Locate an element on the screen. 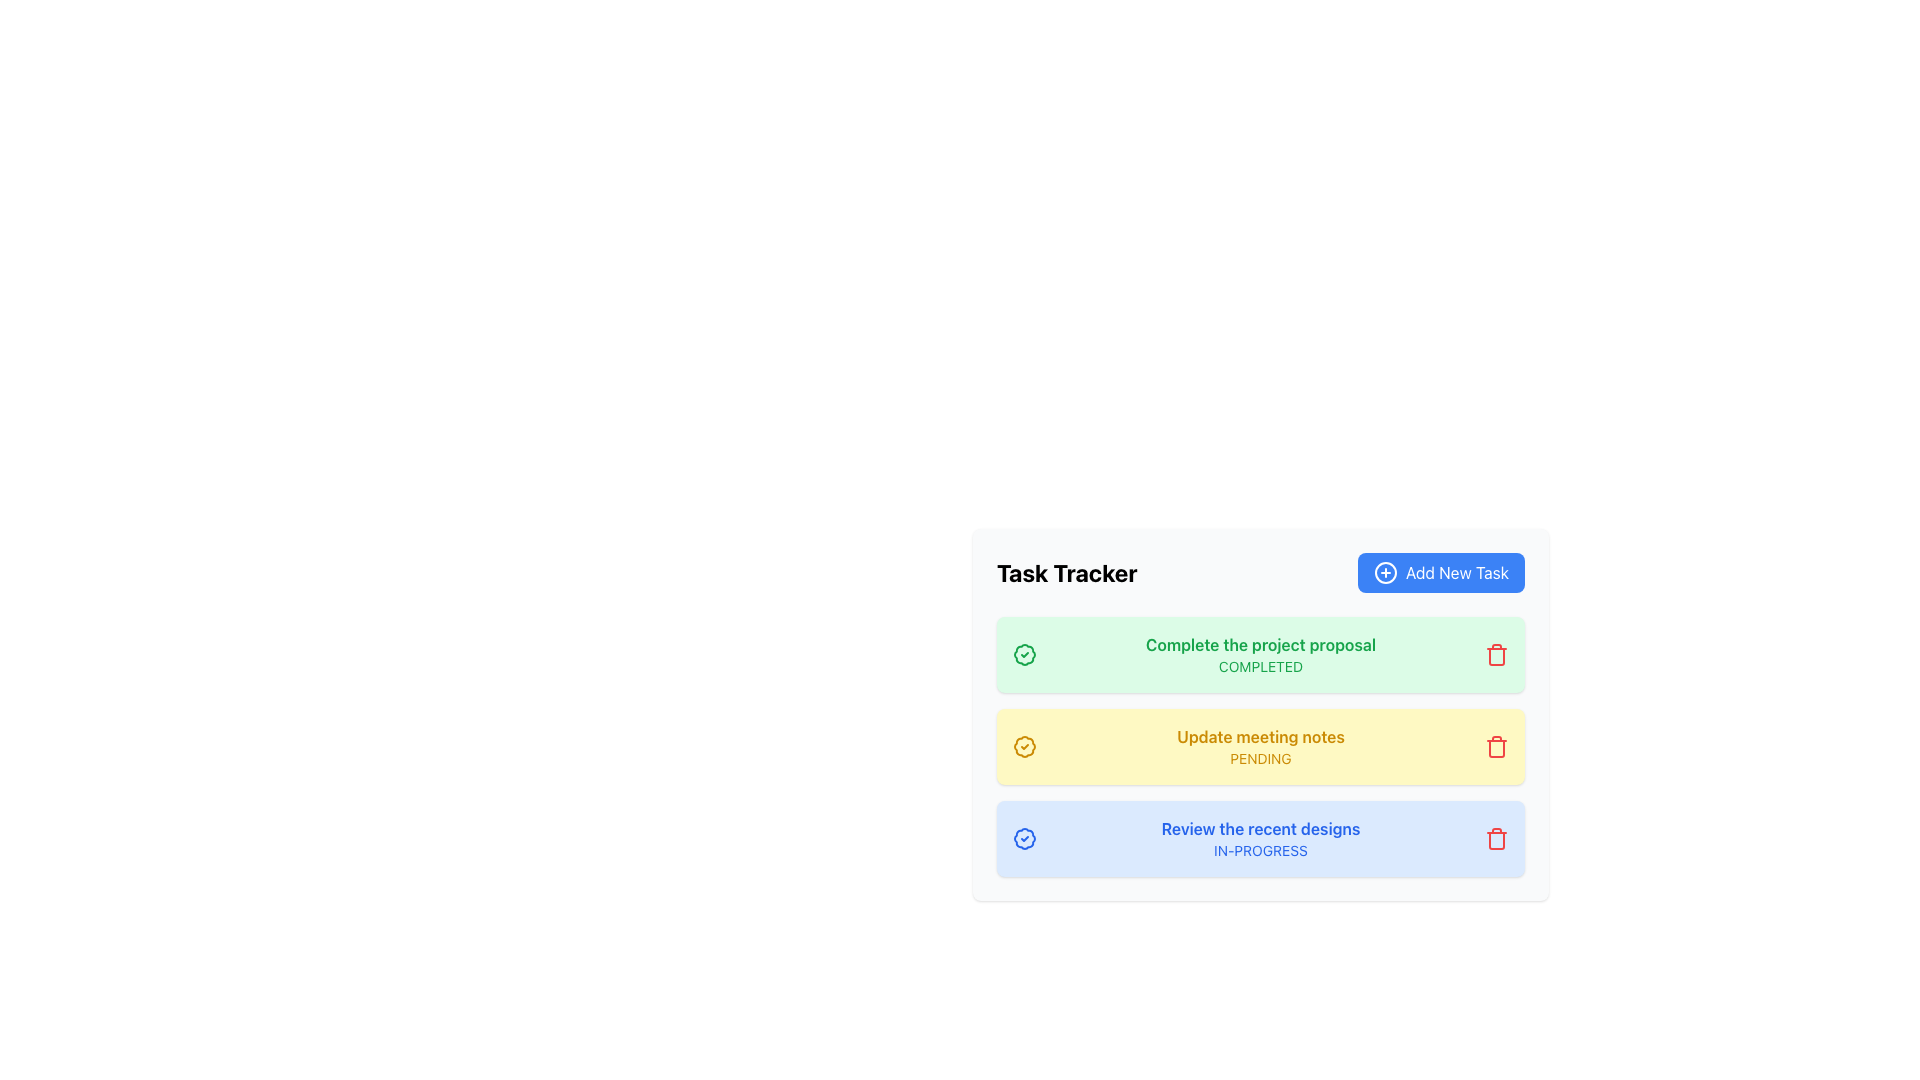 This screenshot has height=1080, width=1920. the delete icon located at the top right corner of the 'Complete the project proposal' task card is located at coordinates (1497, 655).